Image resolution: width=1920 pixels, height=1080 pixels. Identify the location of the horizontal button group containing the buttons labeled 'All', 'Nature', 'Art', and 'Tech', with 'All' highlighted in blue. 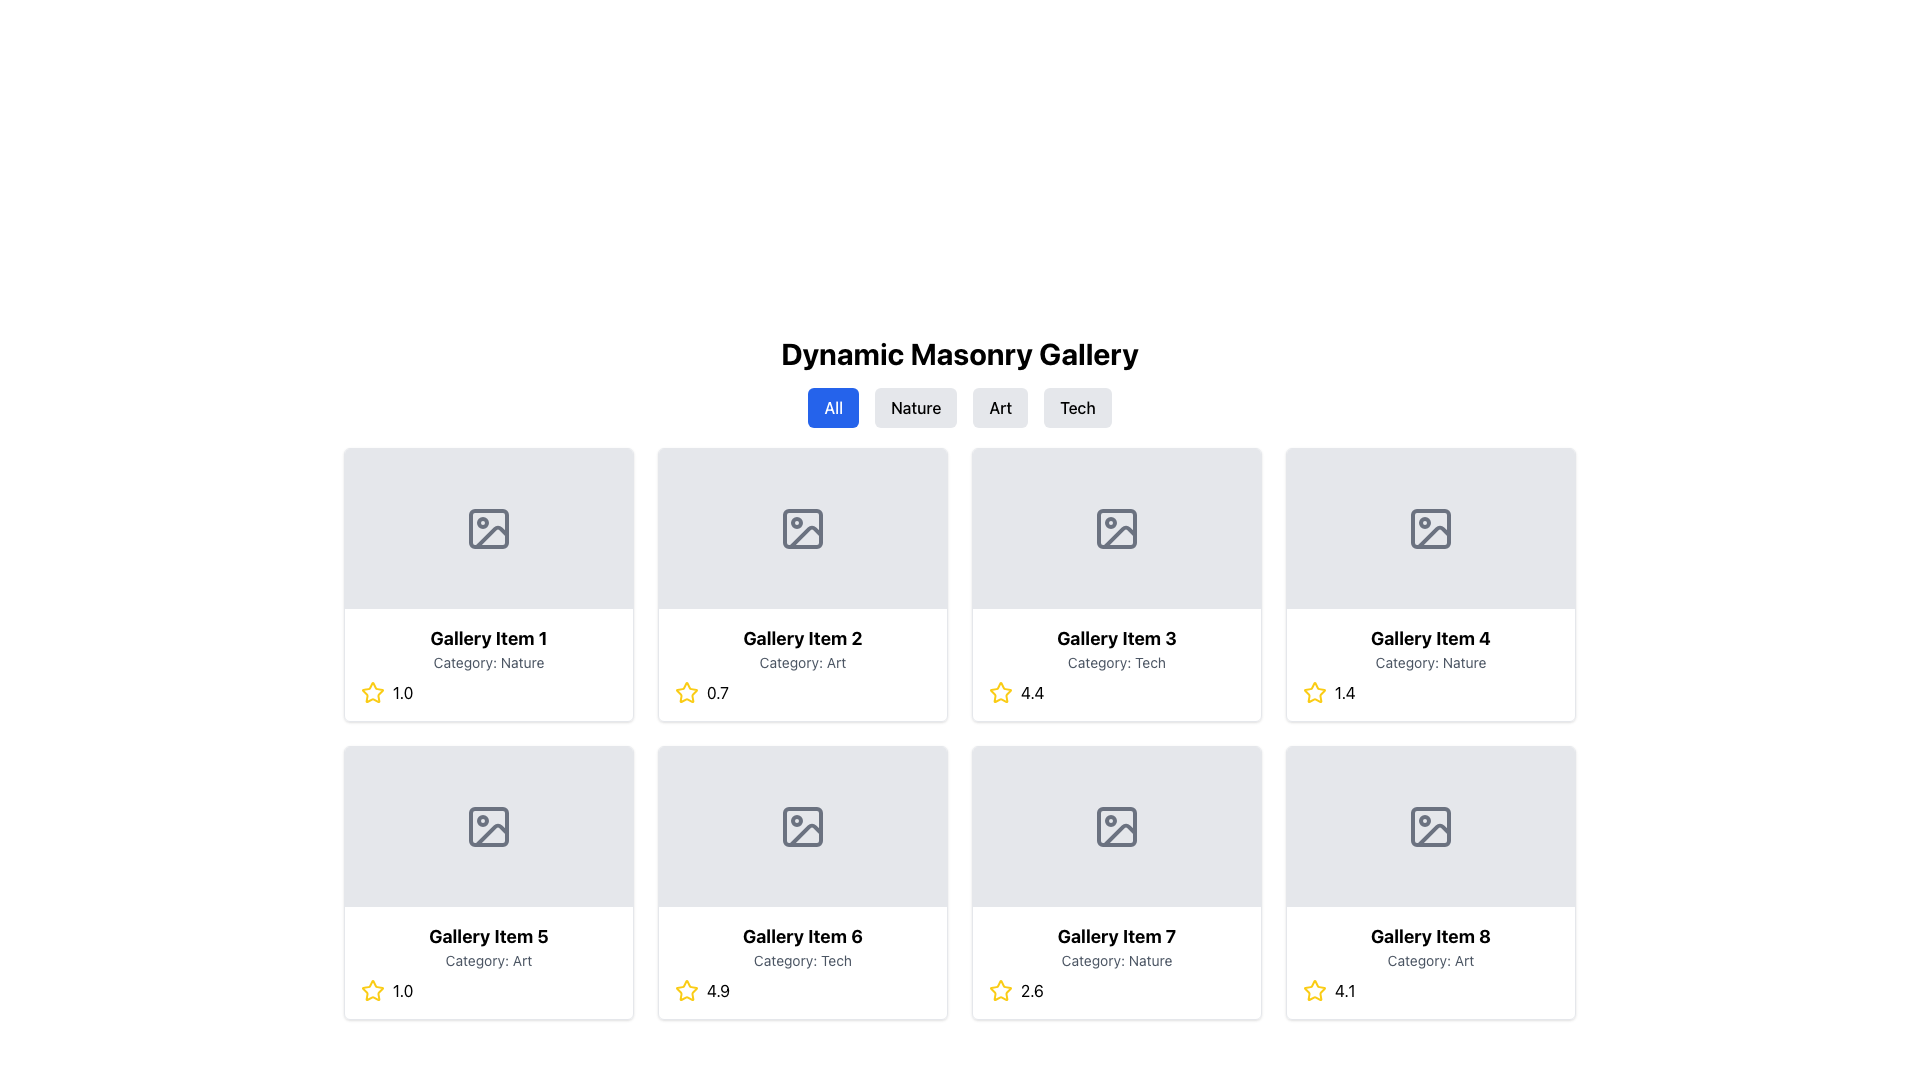
(960, 407).